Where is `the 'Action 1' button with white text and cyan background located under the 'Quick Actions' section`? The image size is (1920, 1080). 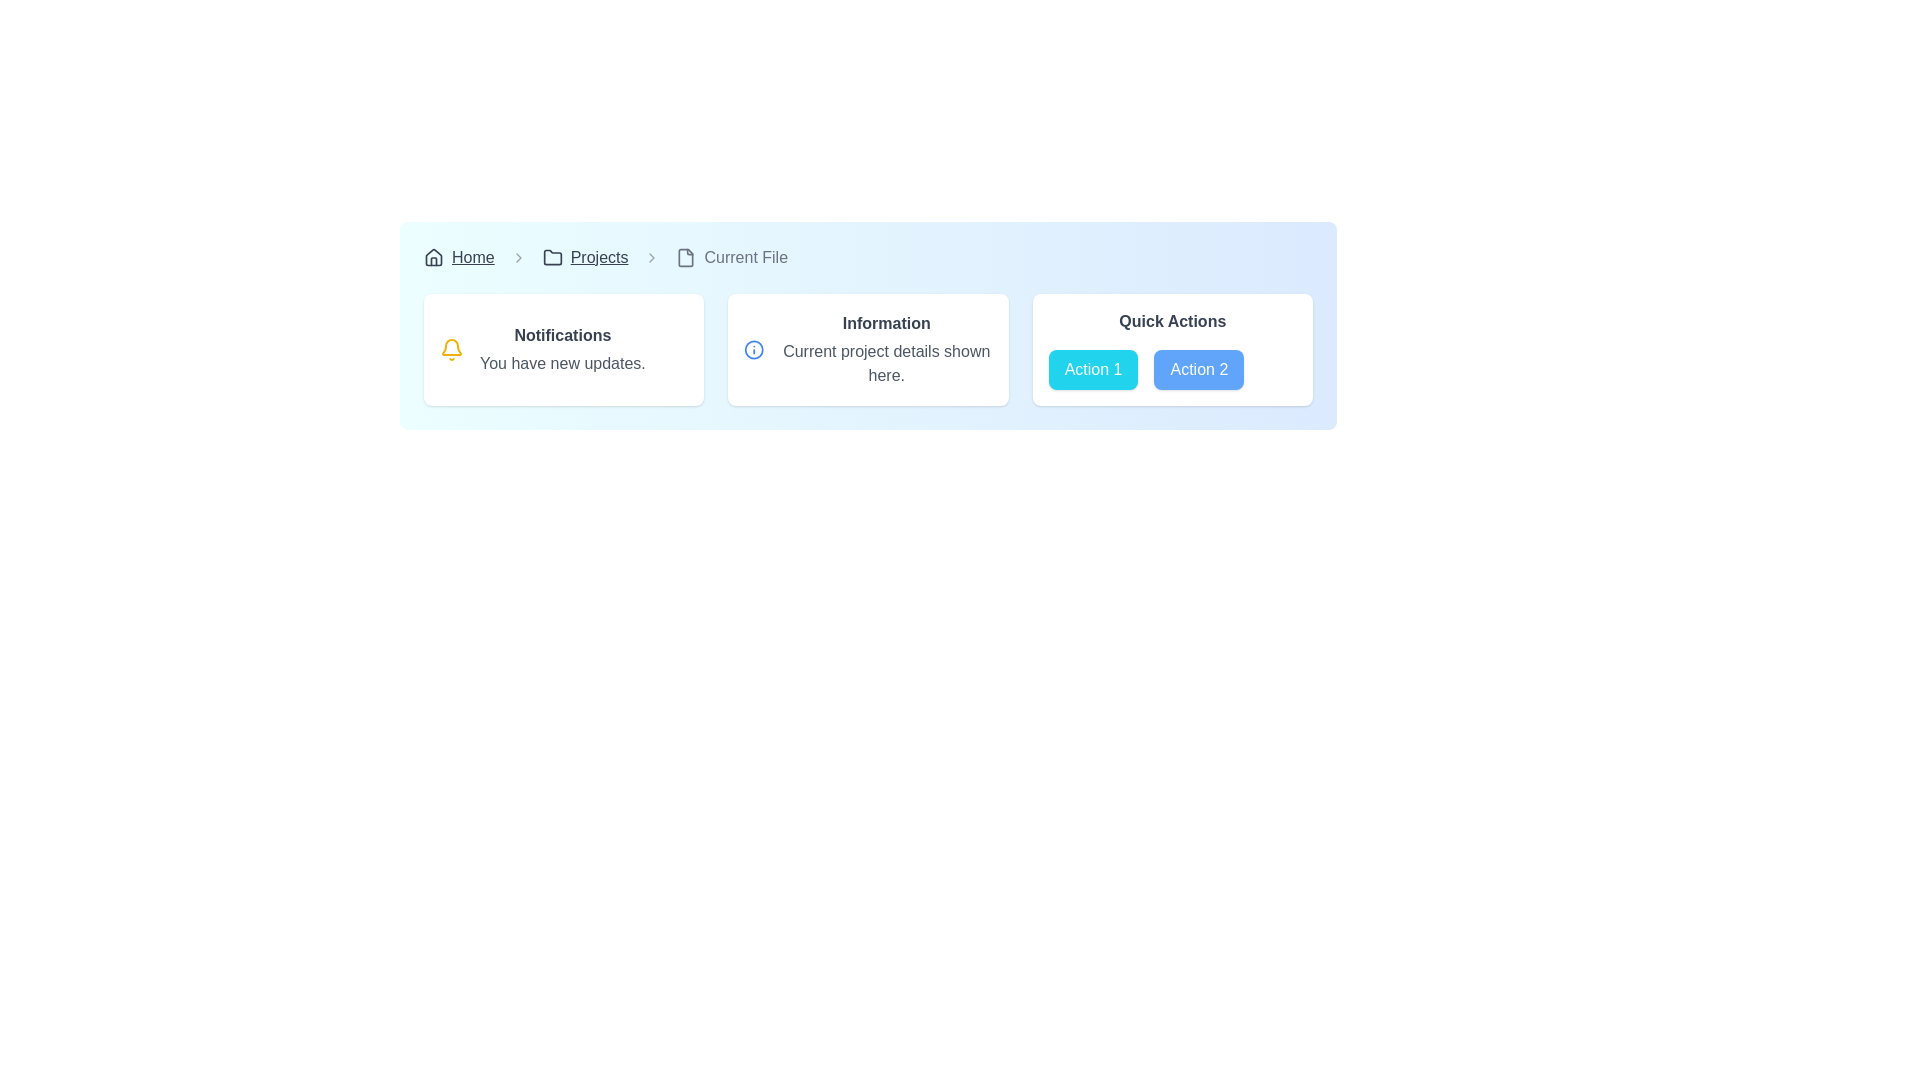
the 'Action 1' button with white text and cyan background located under the 'Quick Actions' section is located at coordinates (1092, 370).